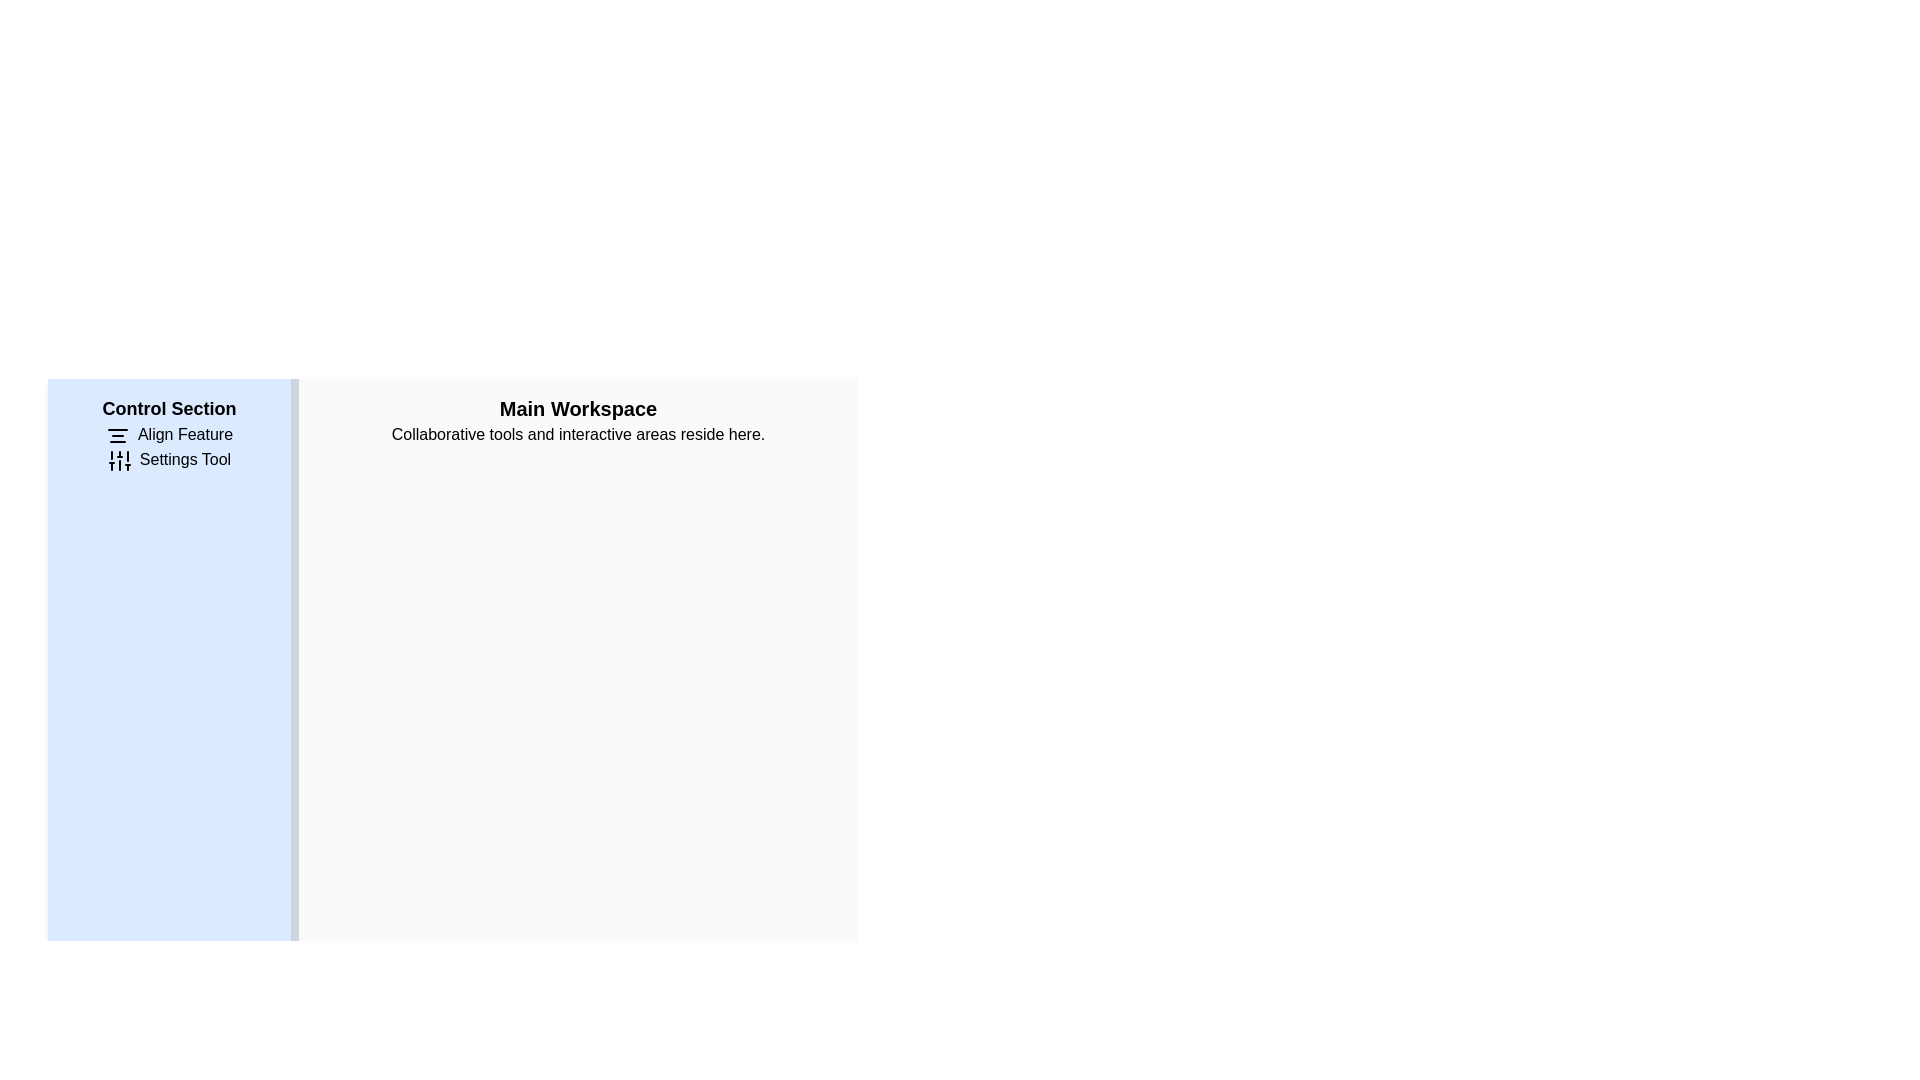  Describe the element at coordinates (169, 434) in the screenshot. I see `the 'Align Feature' menu item in the Control Section` at that location.